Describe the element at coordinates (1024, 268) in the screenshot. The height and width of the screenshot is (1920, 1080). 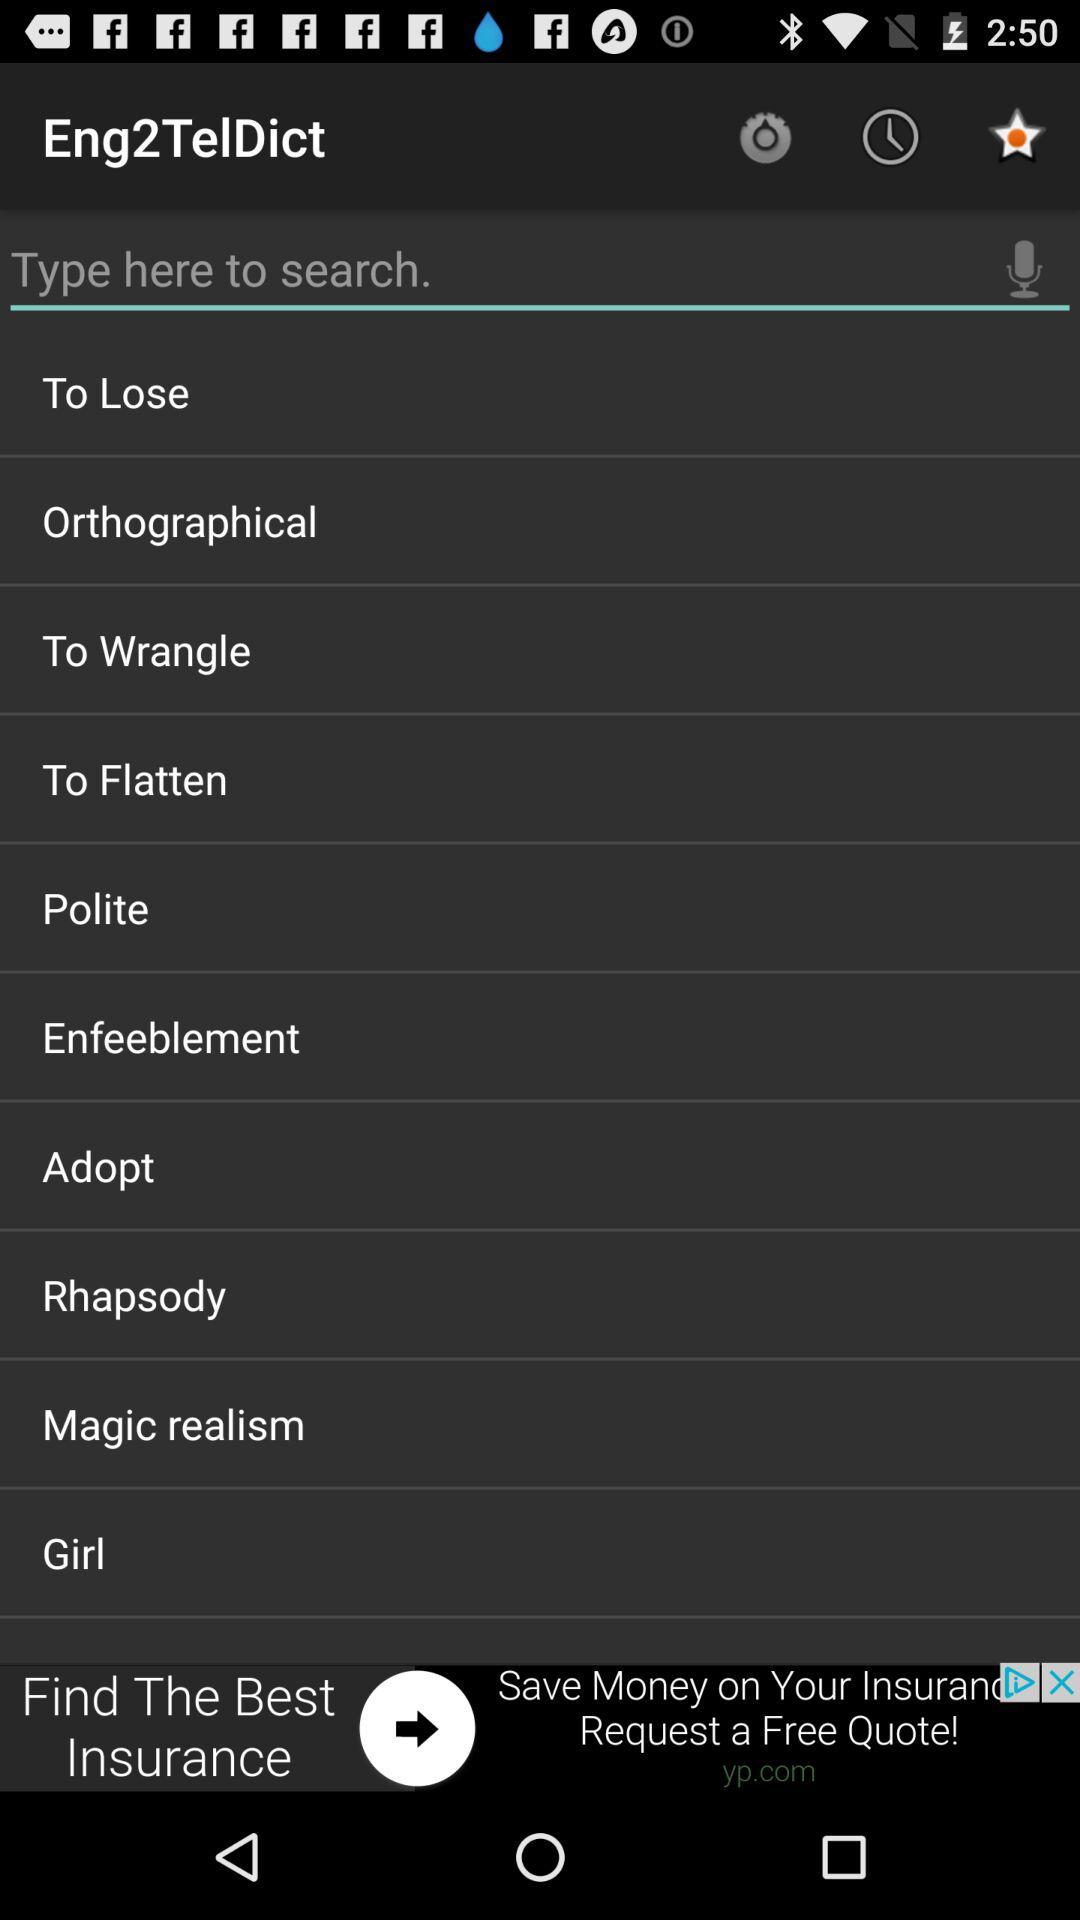
I see `the icon above to lose item` at that location.